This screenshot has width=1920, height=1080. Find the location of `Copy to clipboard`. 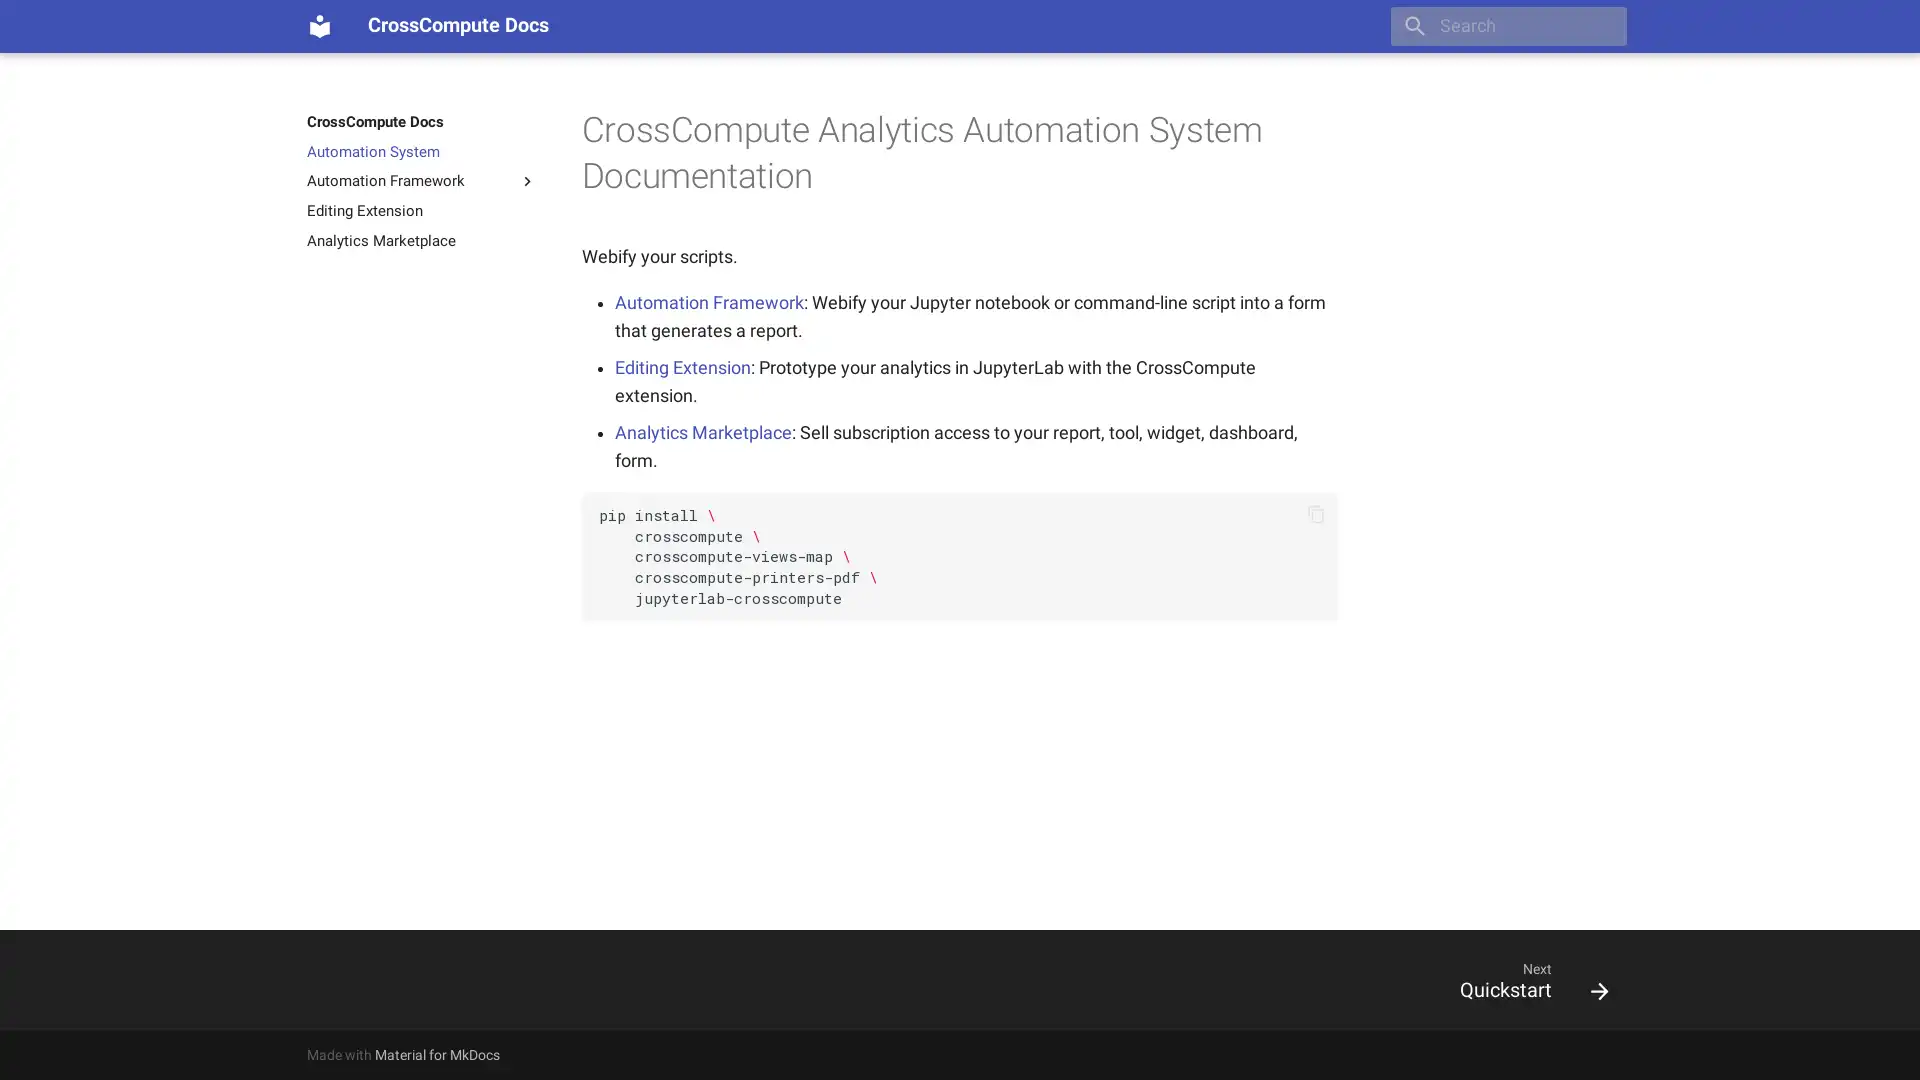

Copy to clipboard is located at coordinates (1315, 513).